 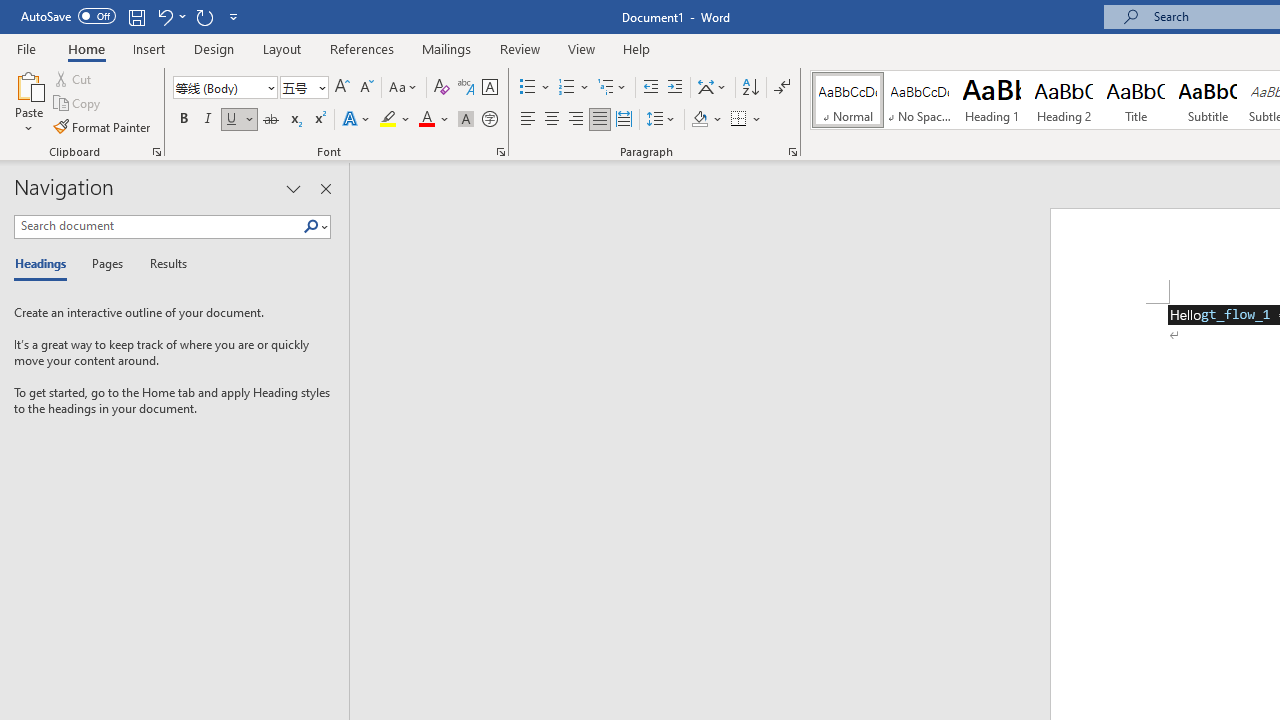 What do you see at coordinates (388, 119) in the screenshot?
I see `'Text Highlight Color Yellow'` at bounding box center [388, 119].